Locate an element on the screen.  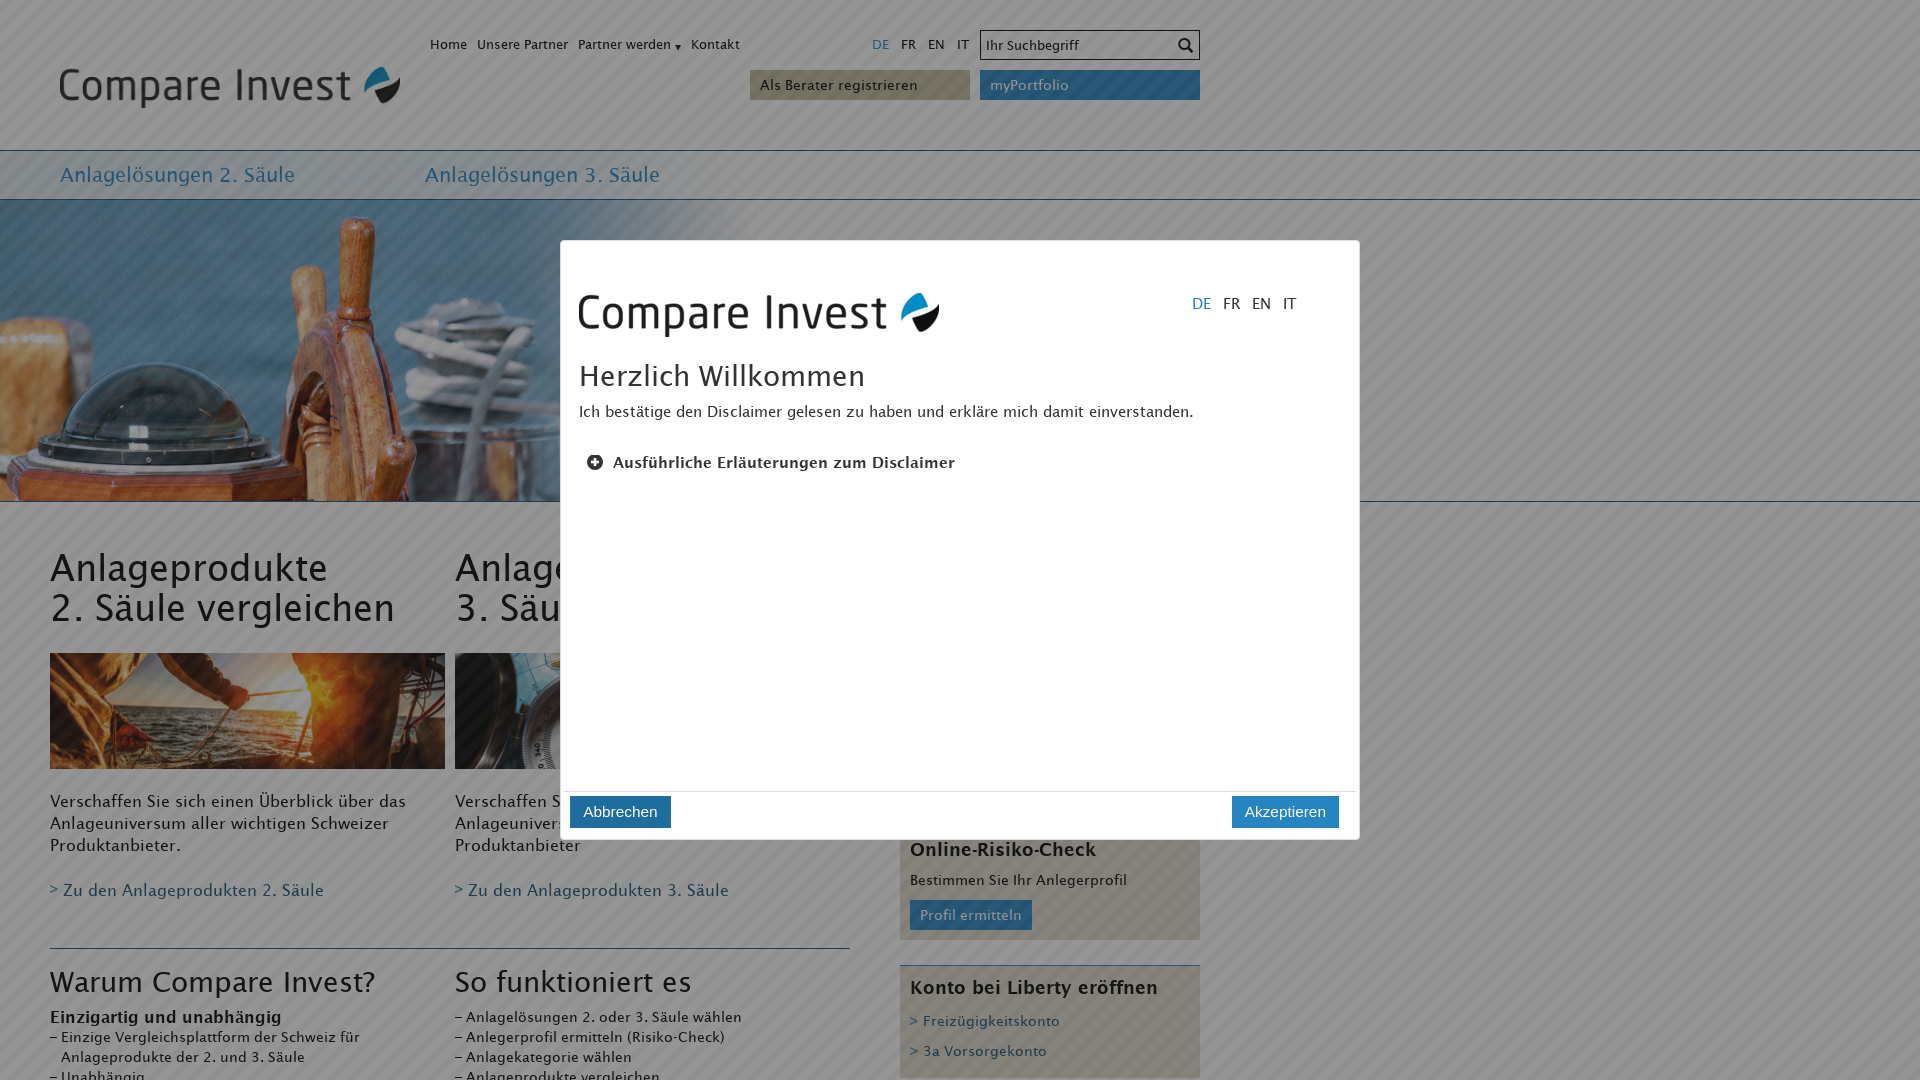
'Akzeptieren' is located at coordinates (1285, 812).